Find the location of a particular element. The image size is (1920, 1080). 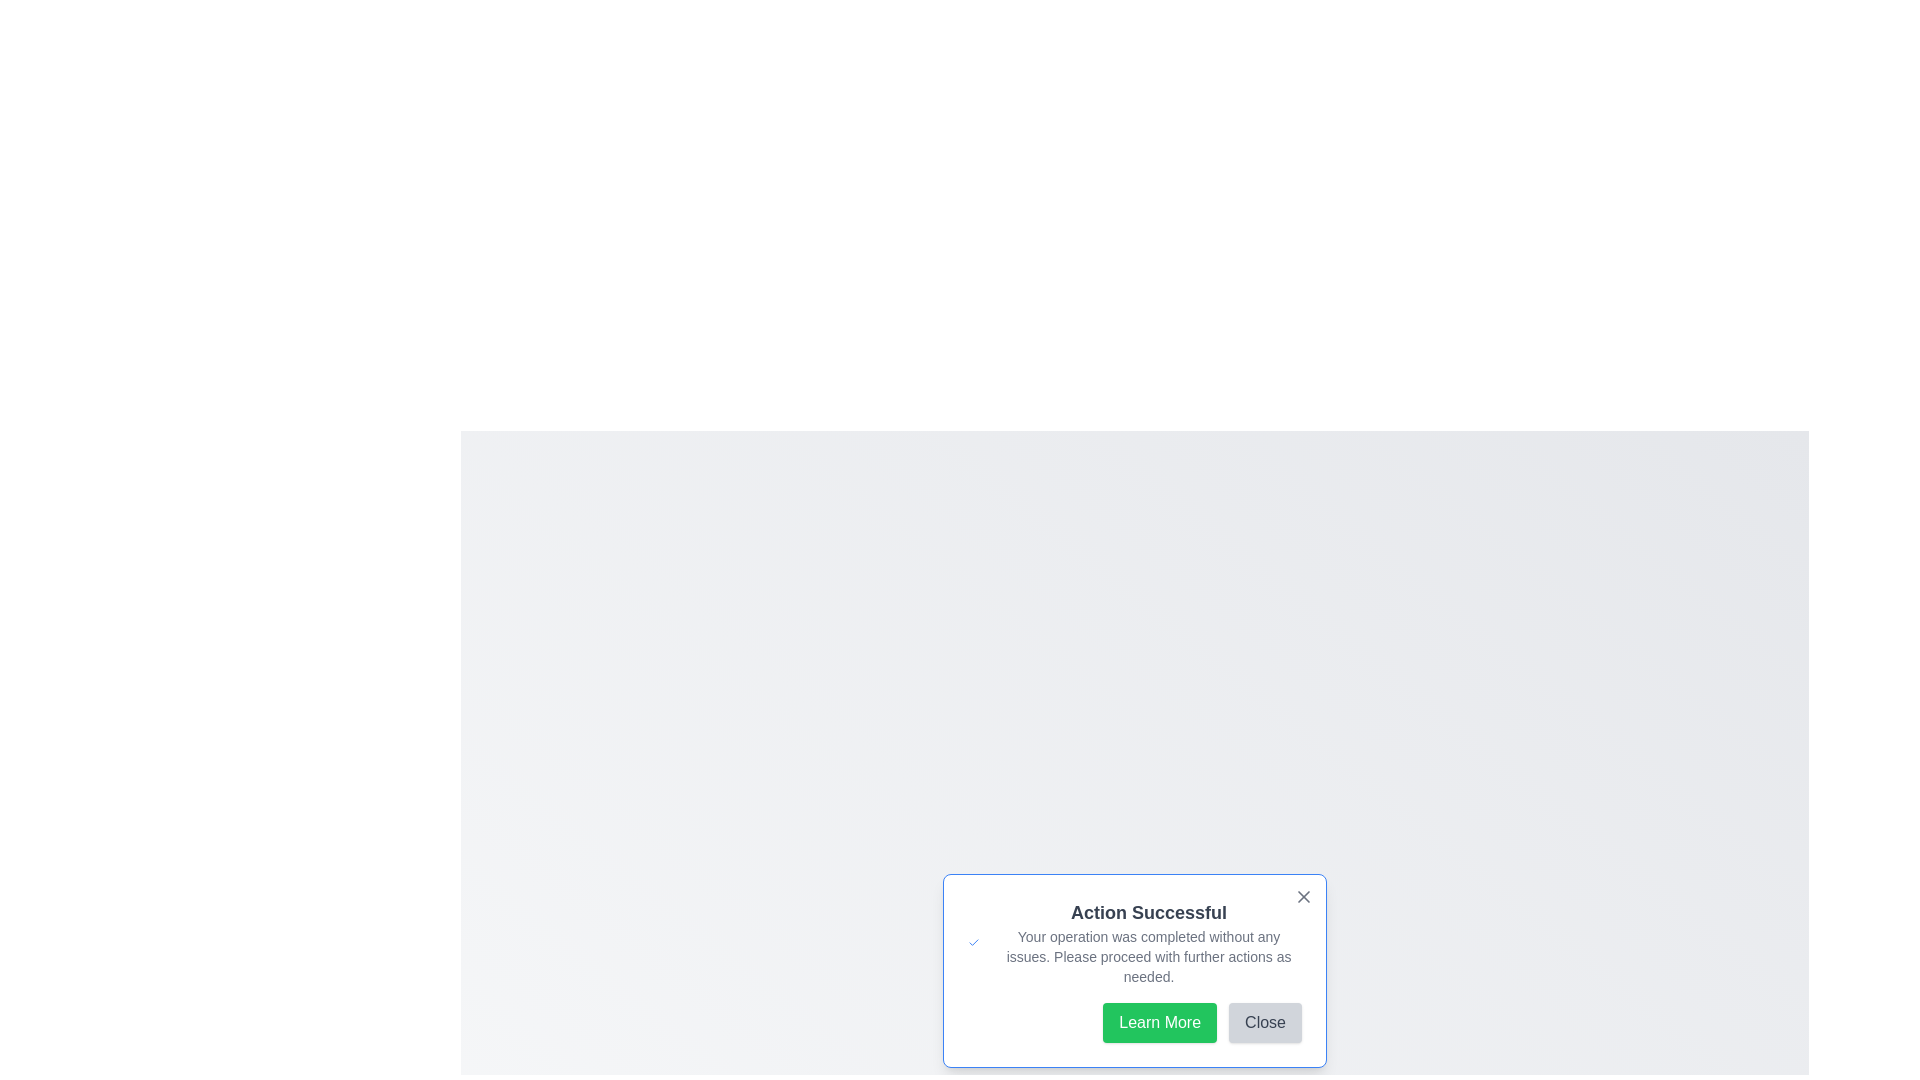

the 'Learn More' button to trigger the action is located at coordinates (1160, 1022).